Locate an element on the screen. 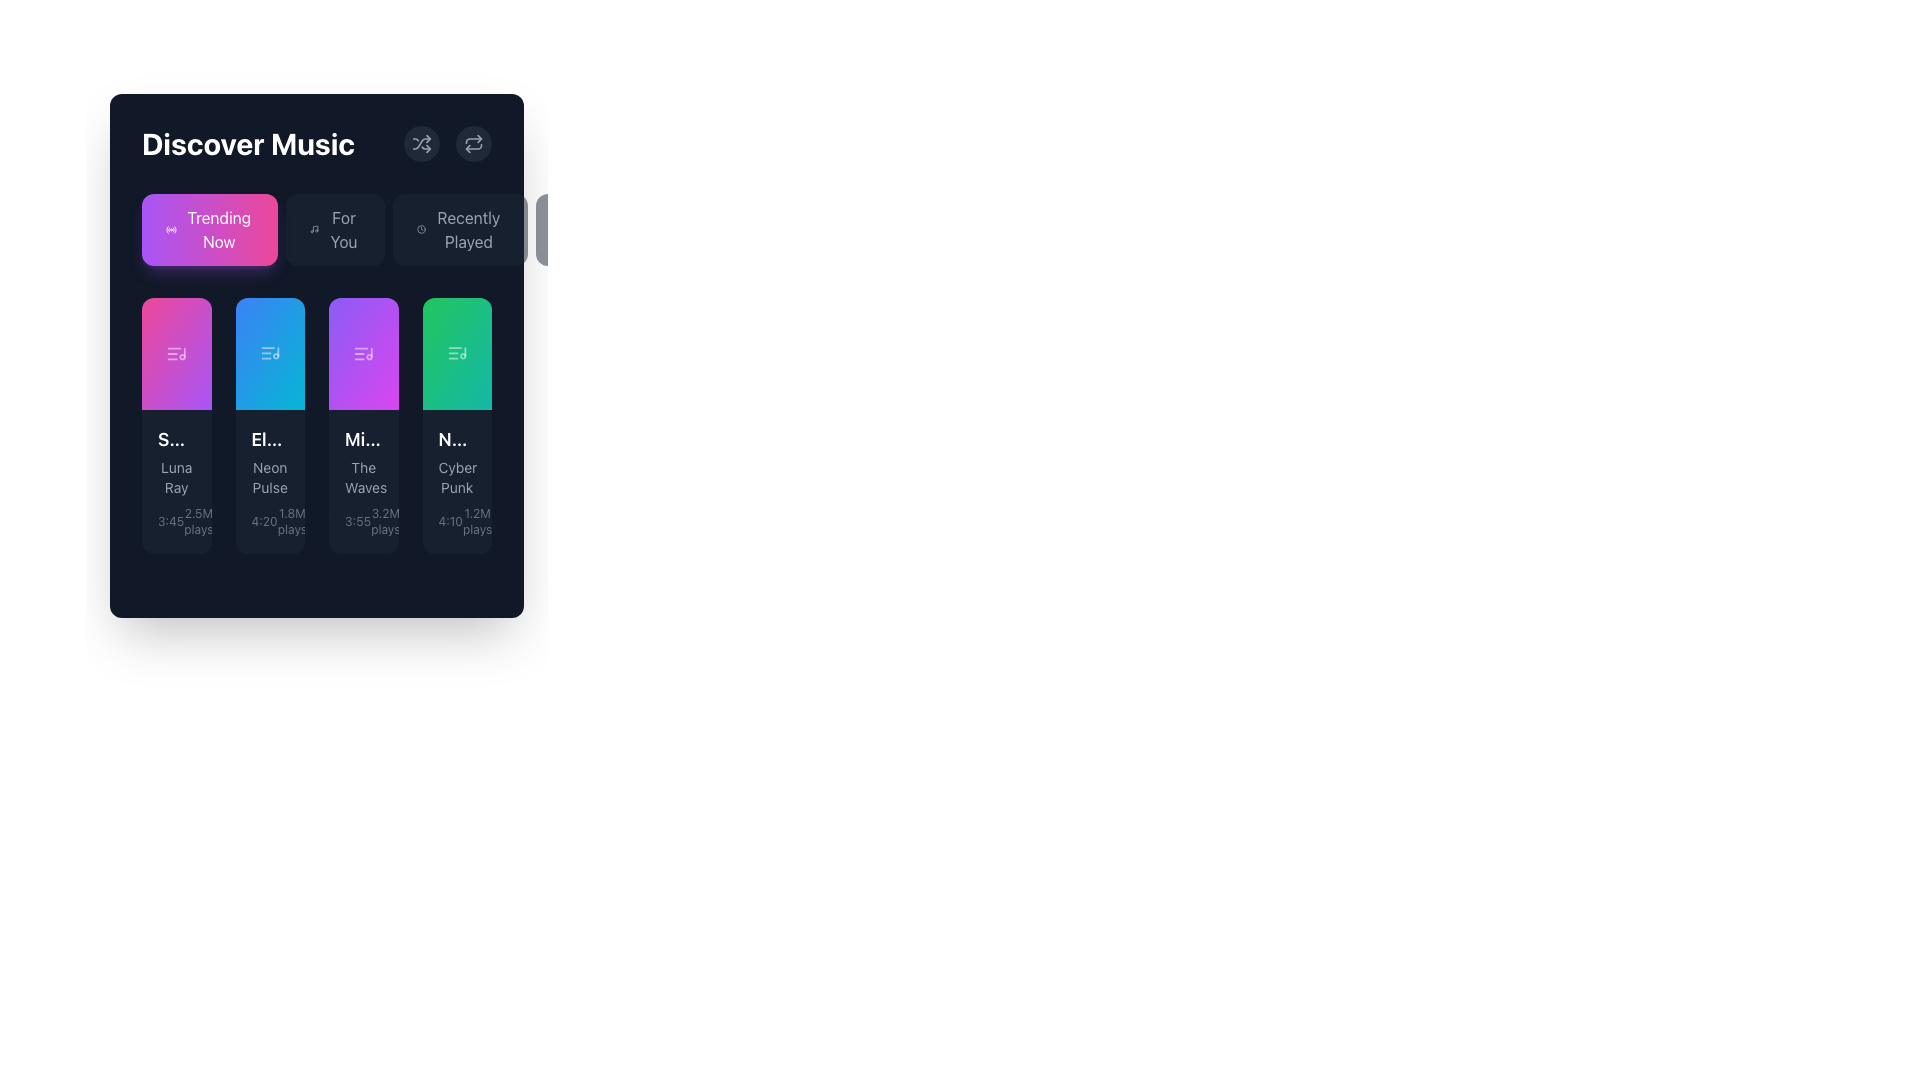 Image resolution: width=1920 pixels, height=1080 pixels. the text label displaying 'Luna Ray', which is styled with a small font size and gray color, located within a dark-themed card below the track title 'Summer Nights' is located at coordinates (176, 478).